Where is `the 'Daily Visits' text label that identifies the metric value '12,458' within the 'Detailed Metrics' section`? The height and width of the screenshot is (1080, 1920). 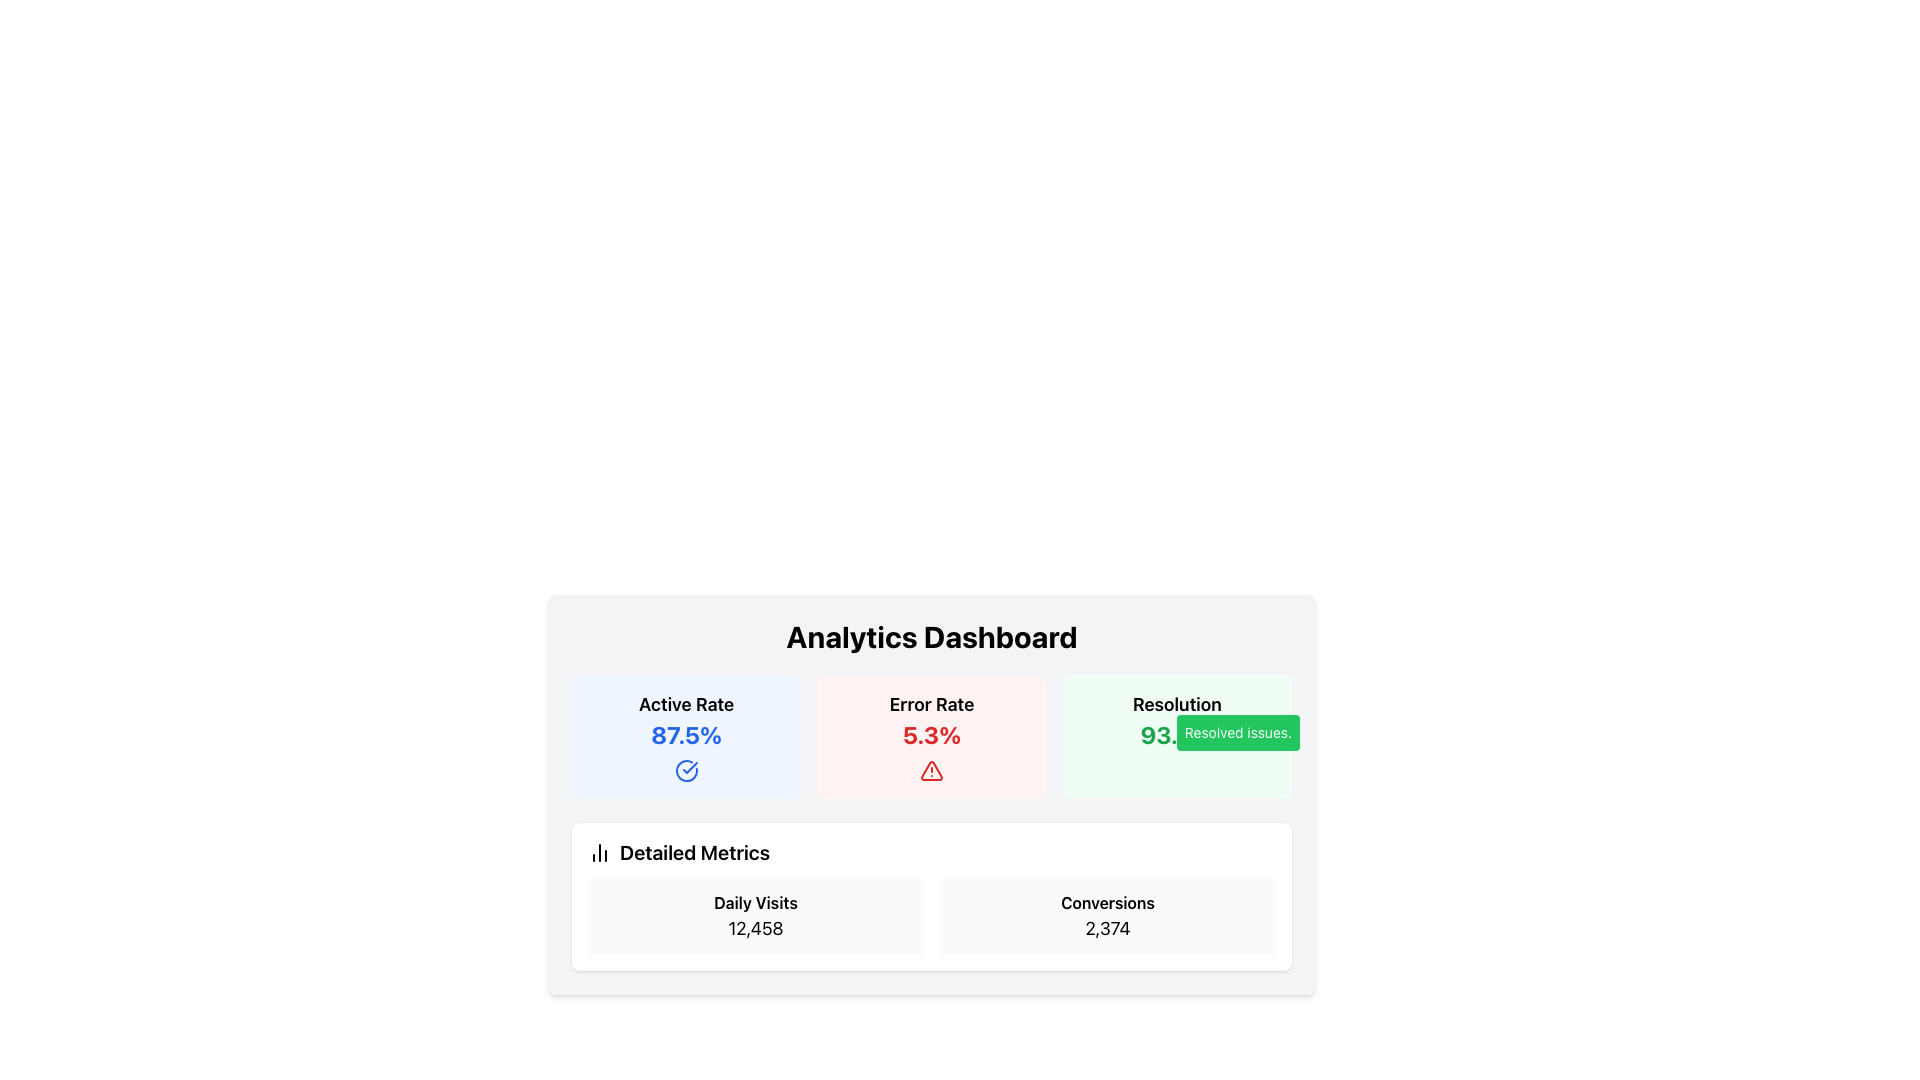 the 'Daily Visits' text label that identifies the metric value '12,458' within the 'Detailed Metrics' section is located at coordinates (754, 902).